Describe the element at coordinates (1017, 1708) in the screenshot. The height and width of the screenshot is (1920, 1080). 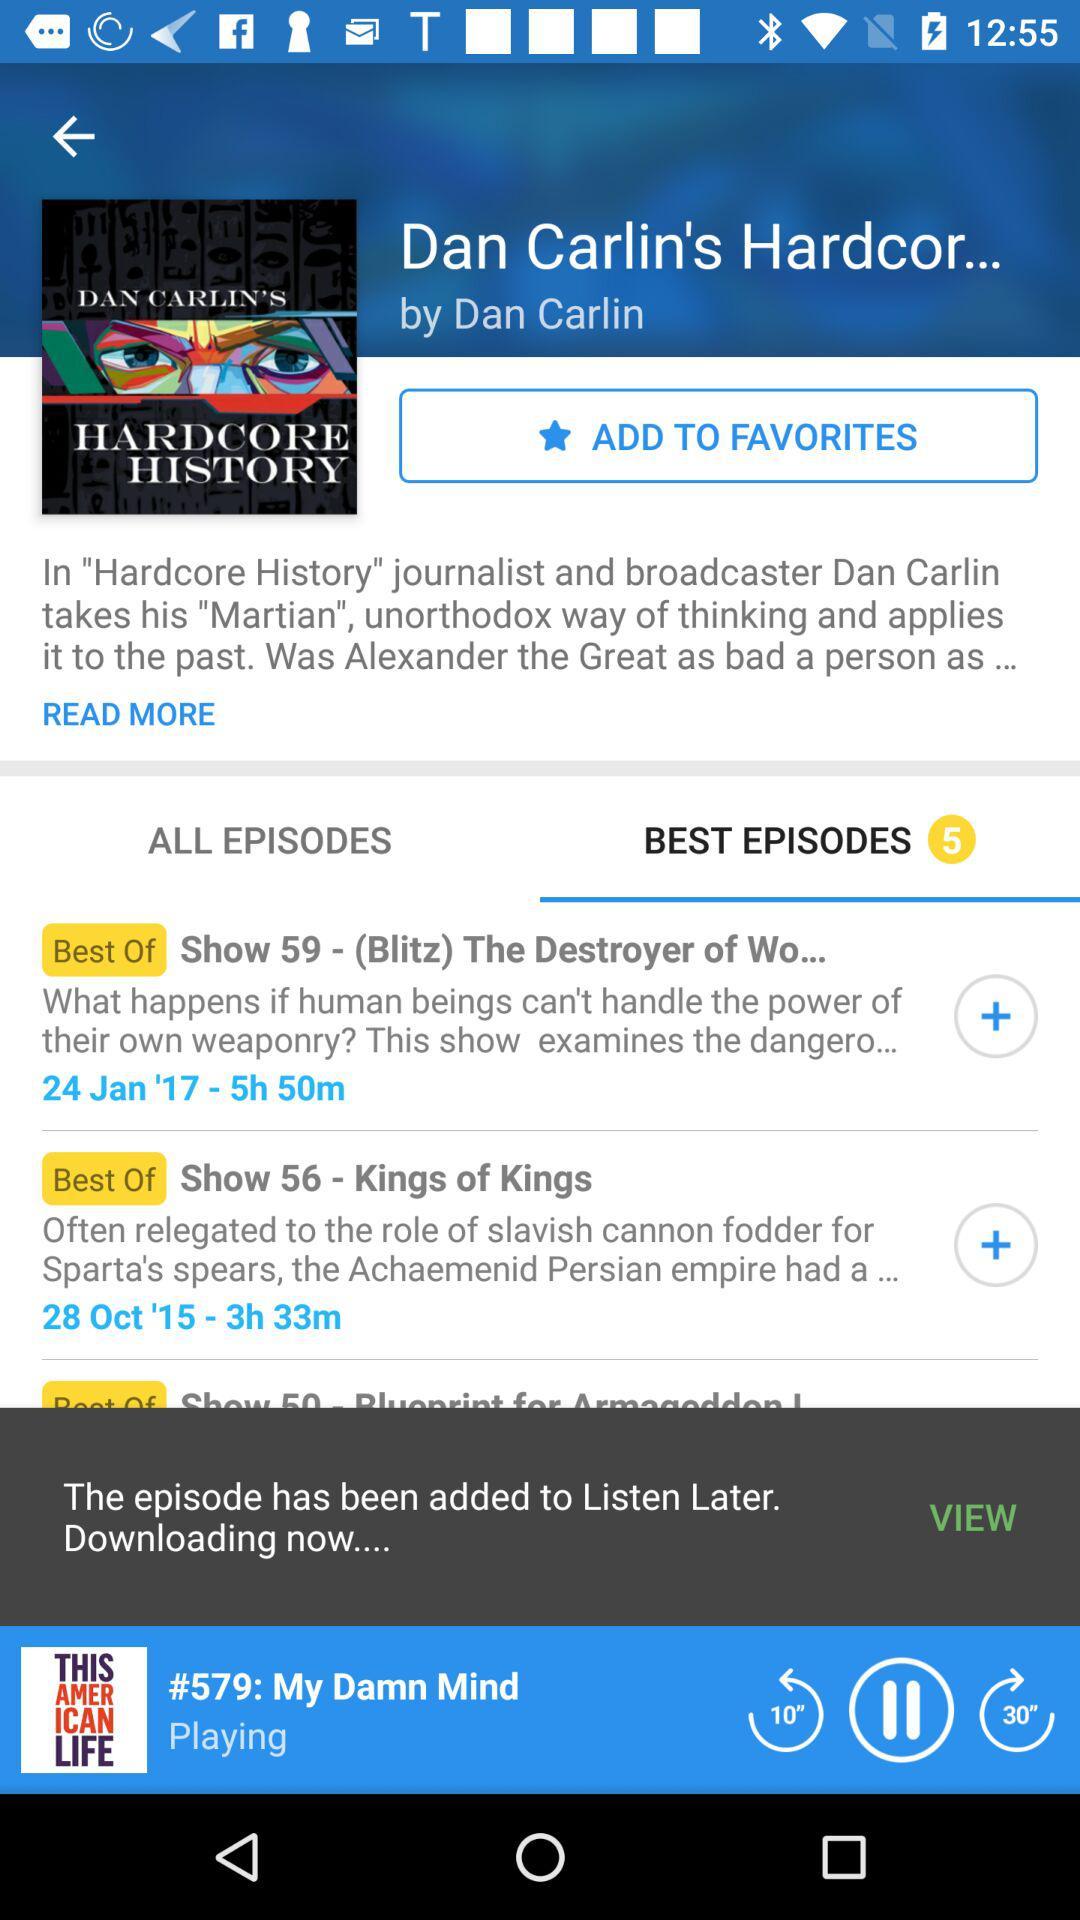
I see `the av_forward icon` at that location.